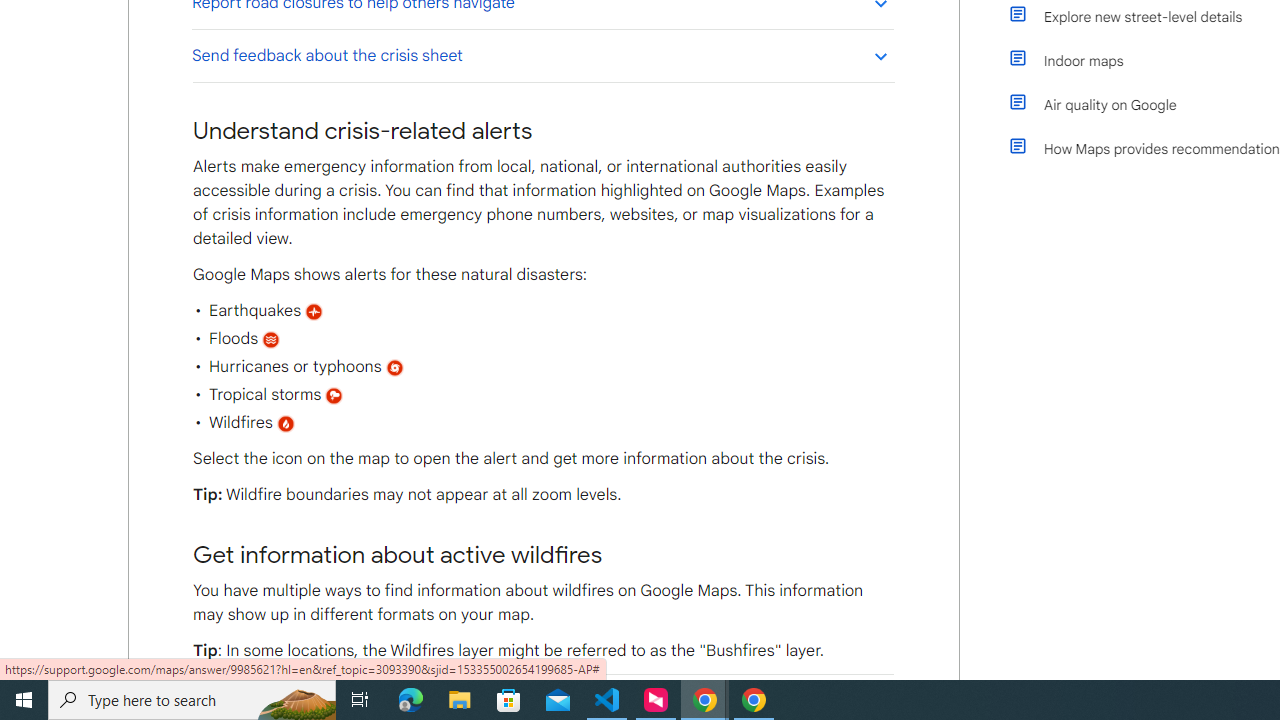 The width and height of the screenshot is (1280, 720). Describe the element at coordinates (542, 54) in the screenshot. I see `'Send feedback about the crisis sheet'` at that location.